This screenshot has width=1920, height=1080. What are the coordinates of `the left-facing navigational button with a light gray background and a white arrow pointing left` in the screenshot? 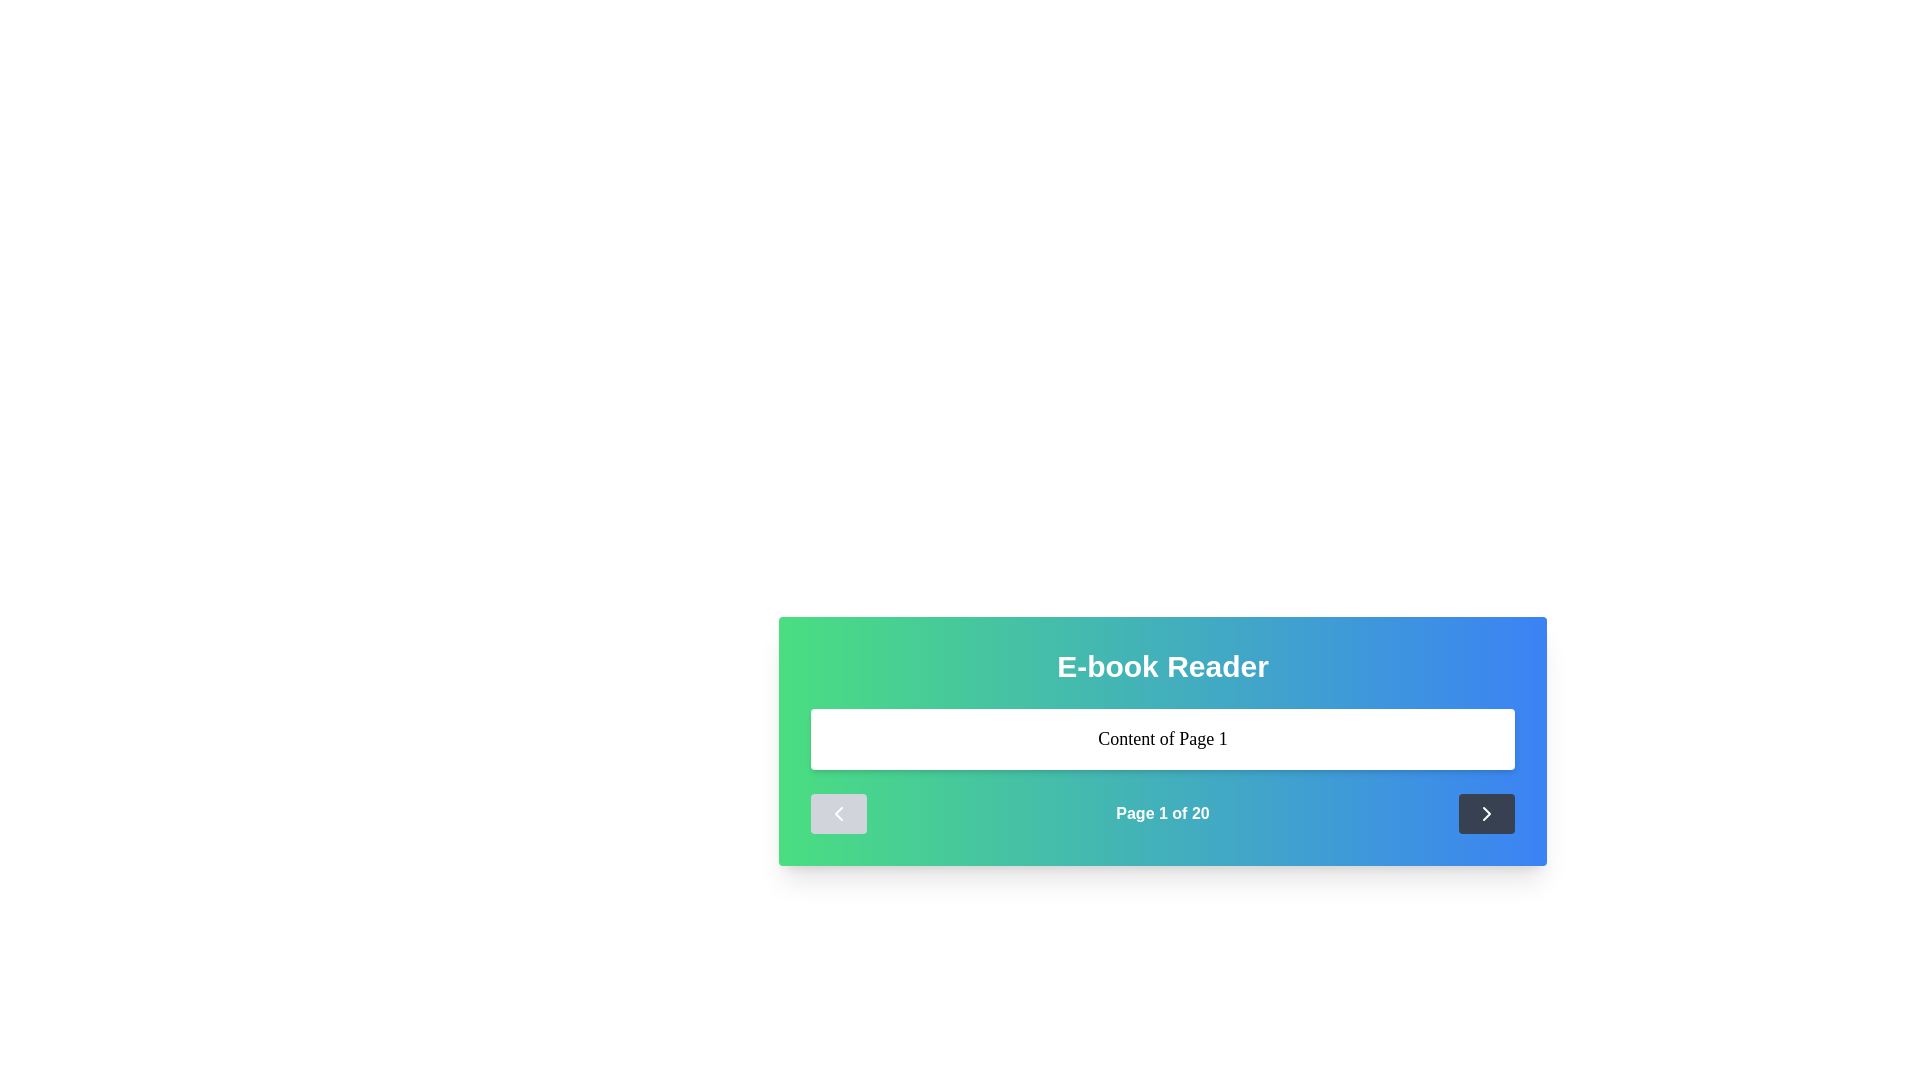 It's located at (839, 813).